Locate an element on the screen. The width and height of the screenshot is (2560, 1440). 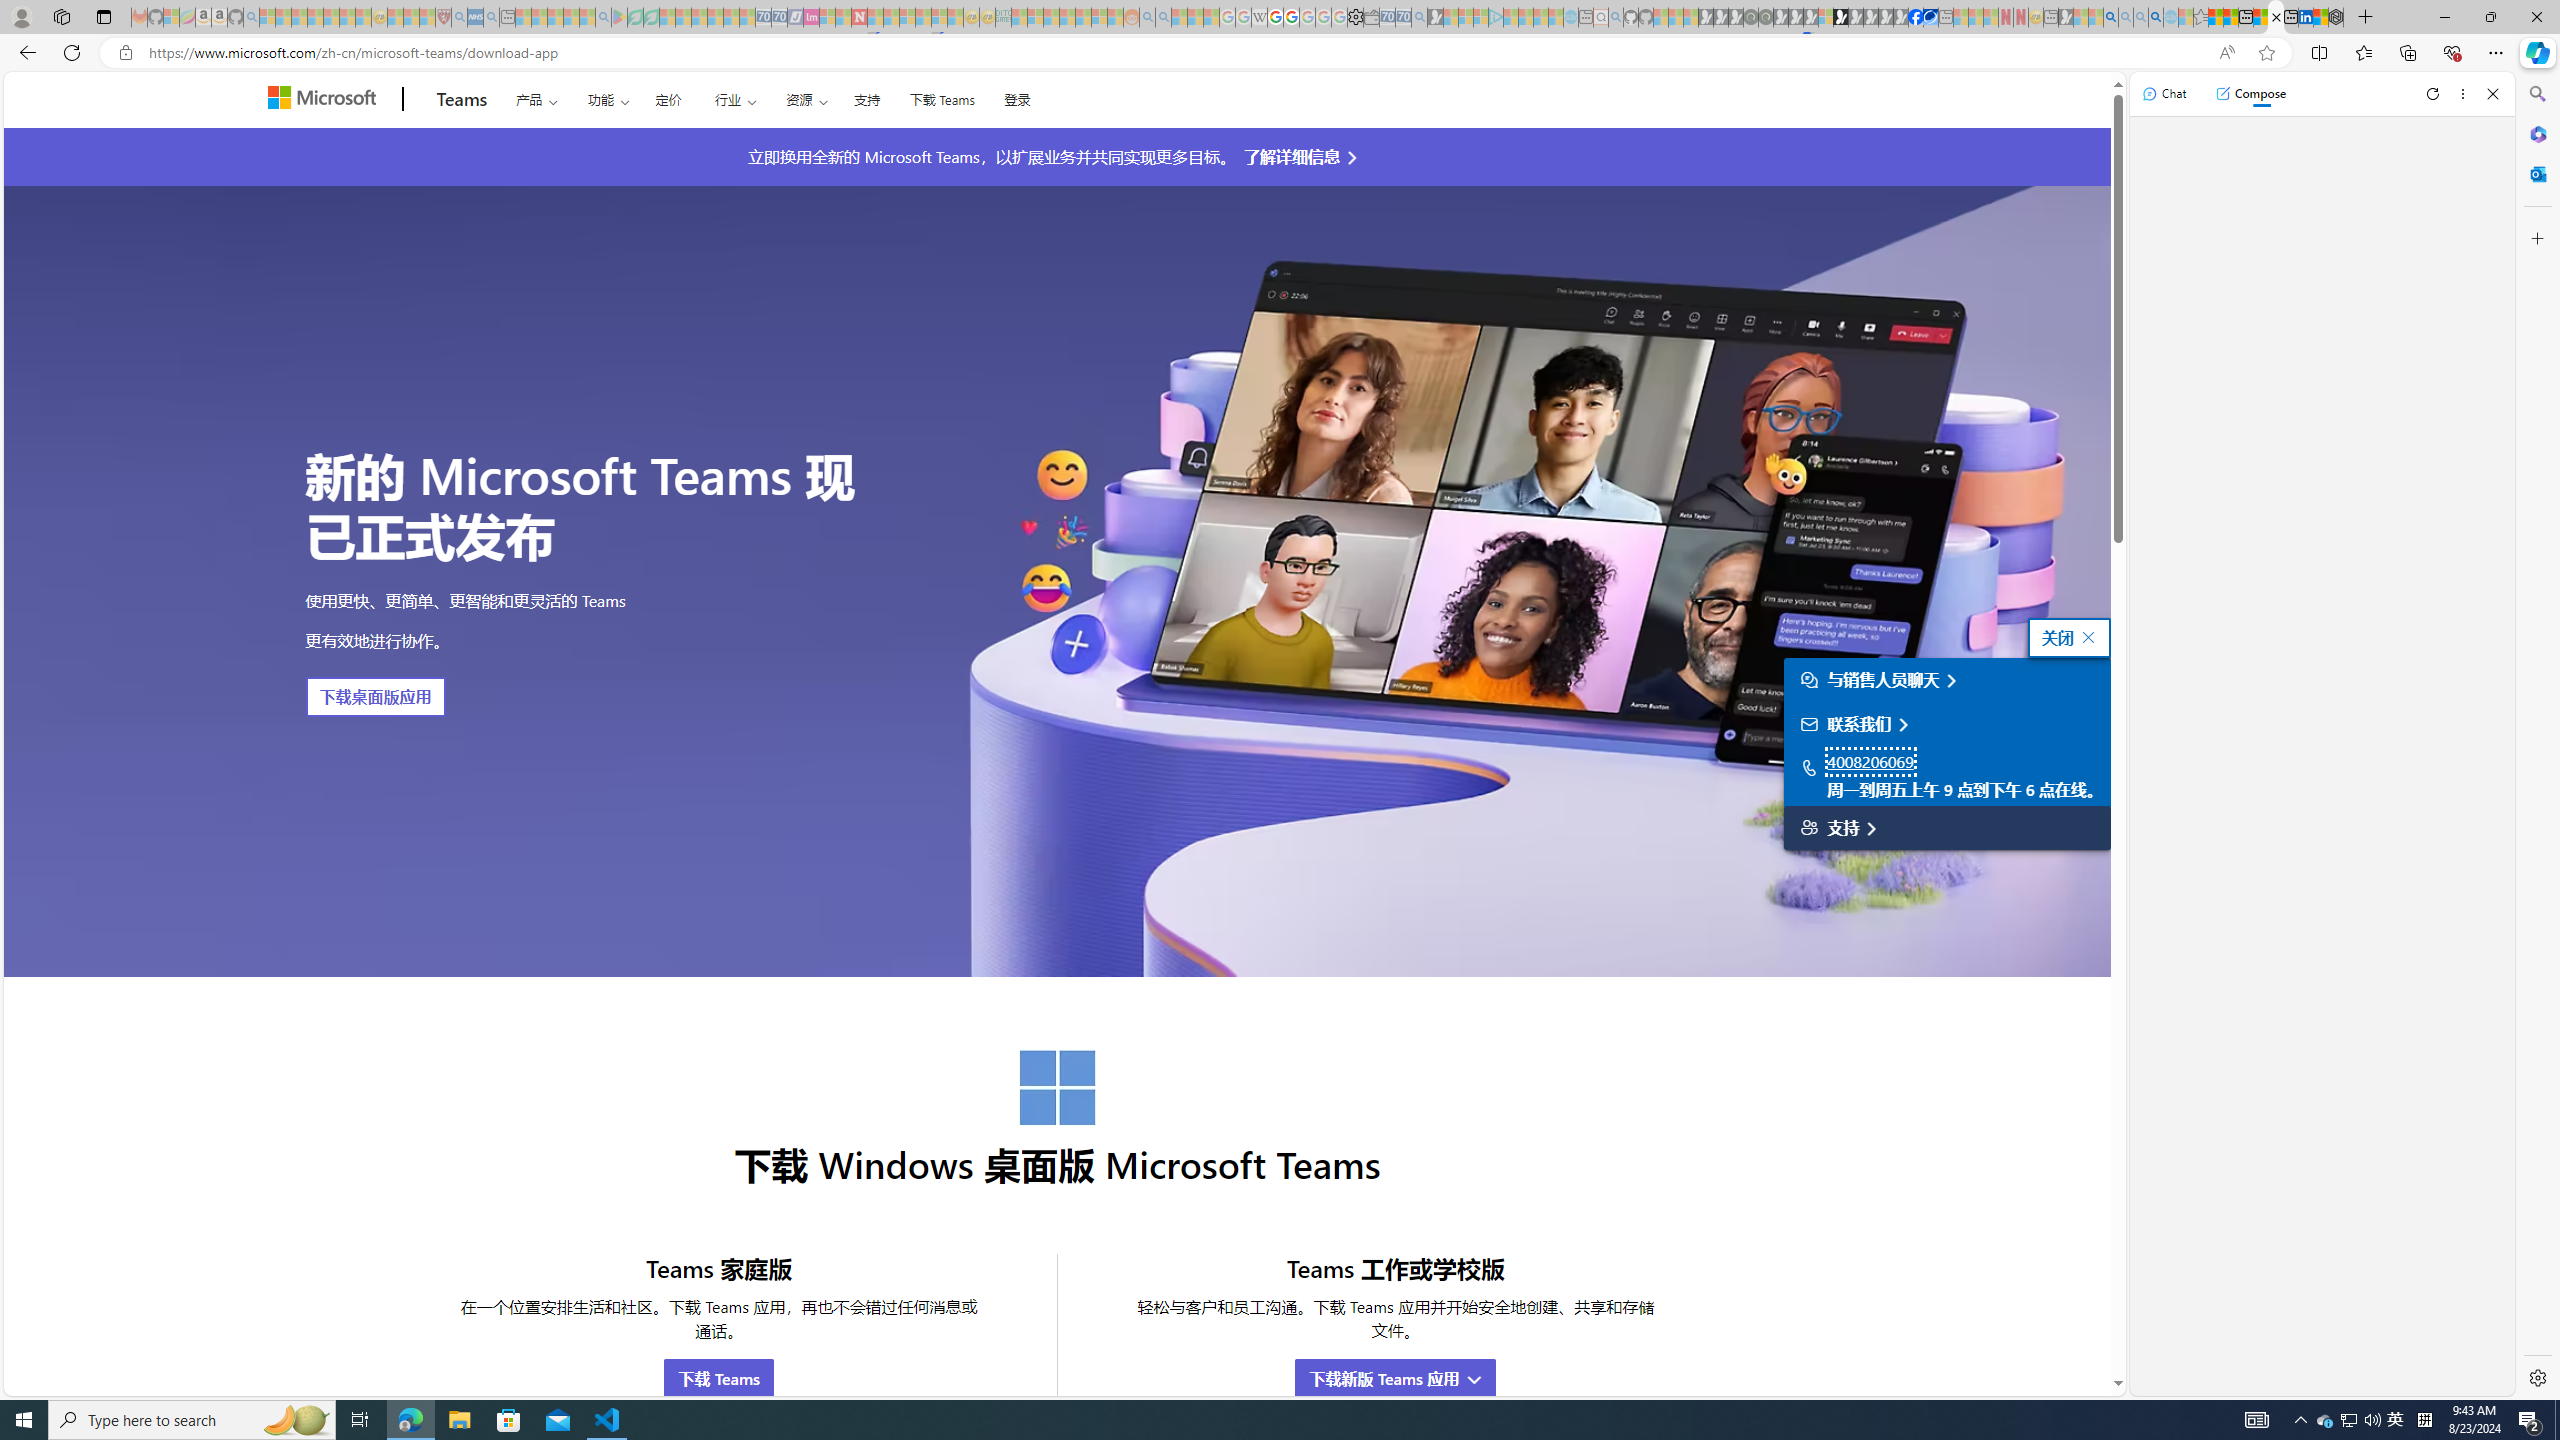
'Wallet - Sleeping' is located at coordinates (1369, 16).